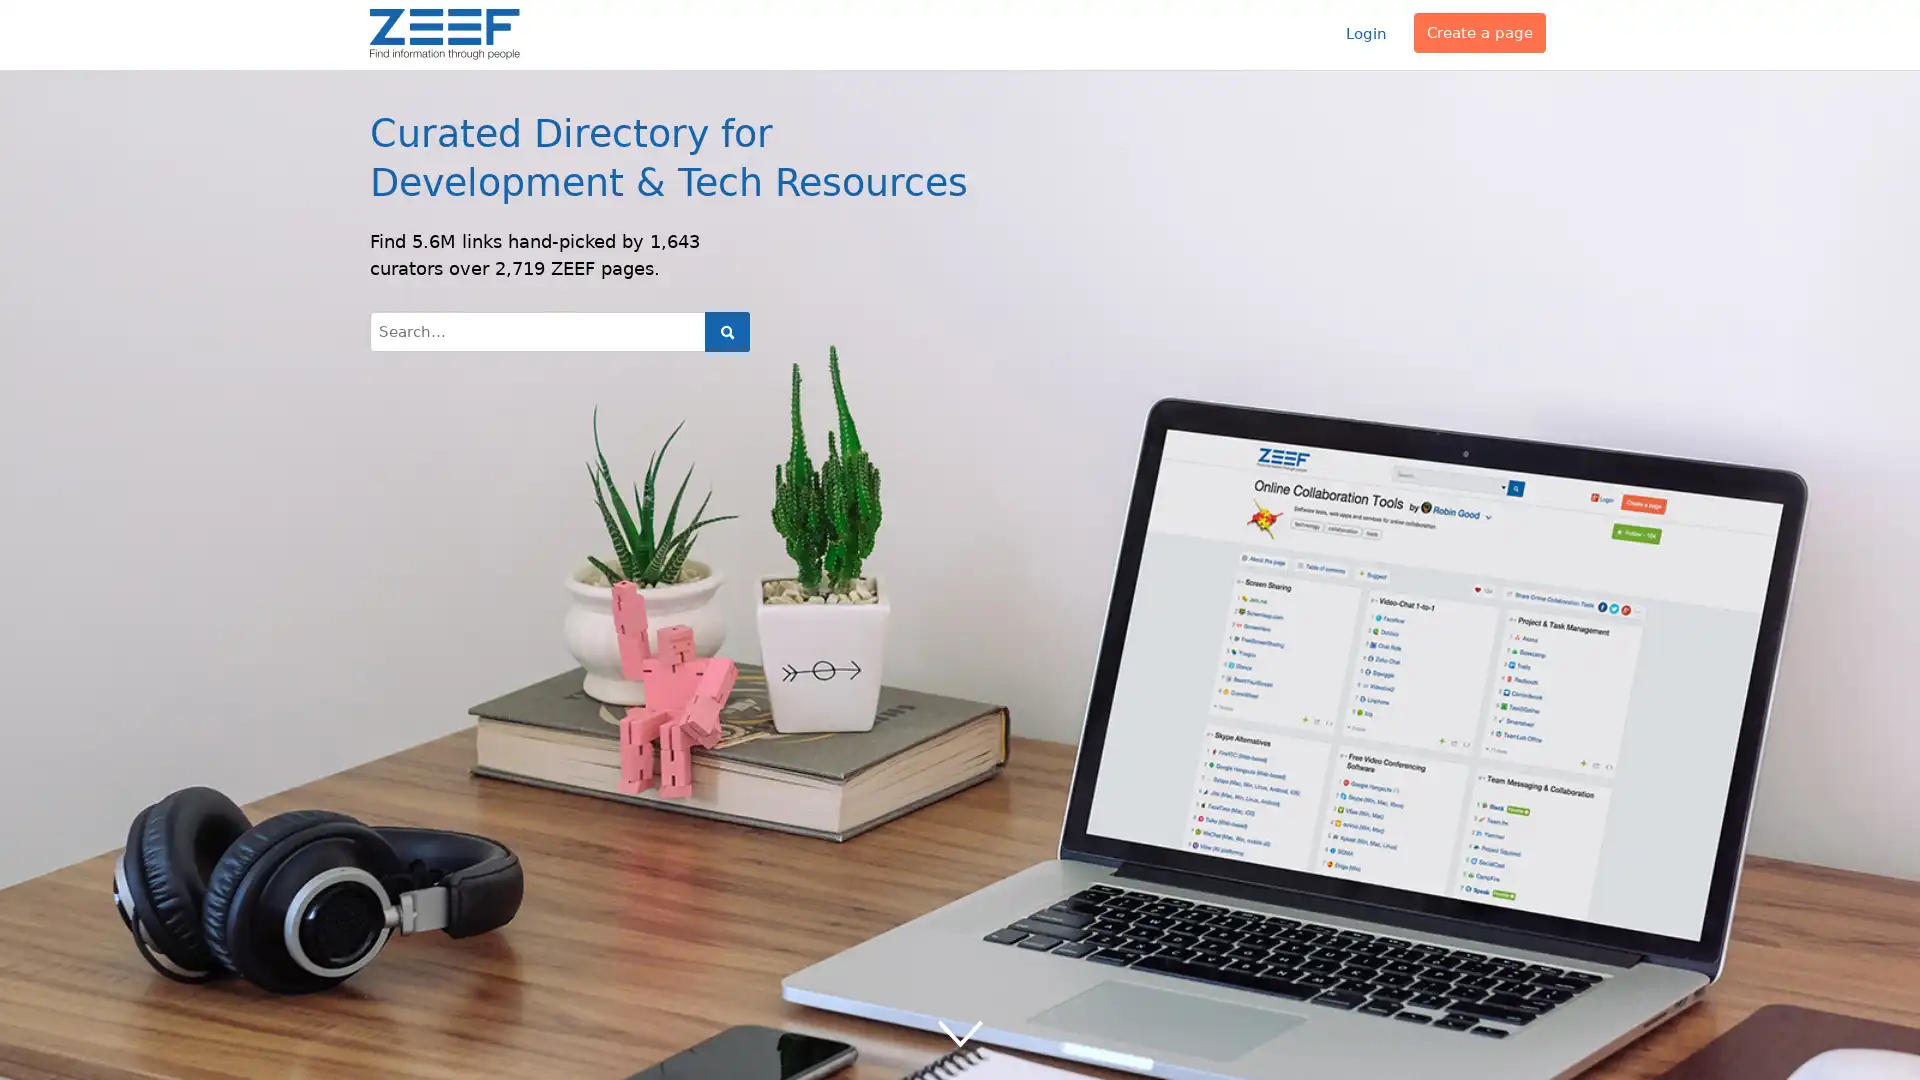 Image resolution: width=1920 pixels, height=1080 pixels. Describe the element at coordinates (726, 330) in the screenshot. I see `Search` at that location.